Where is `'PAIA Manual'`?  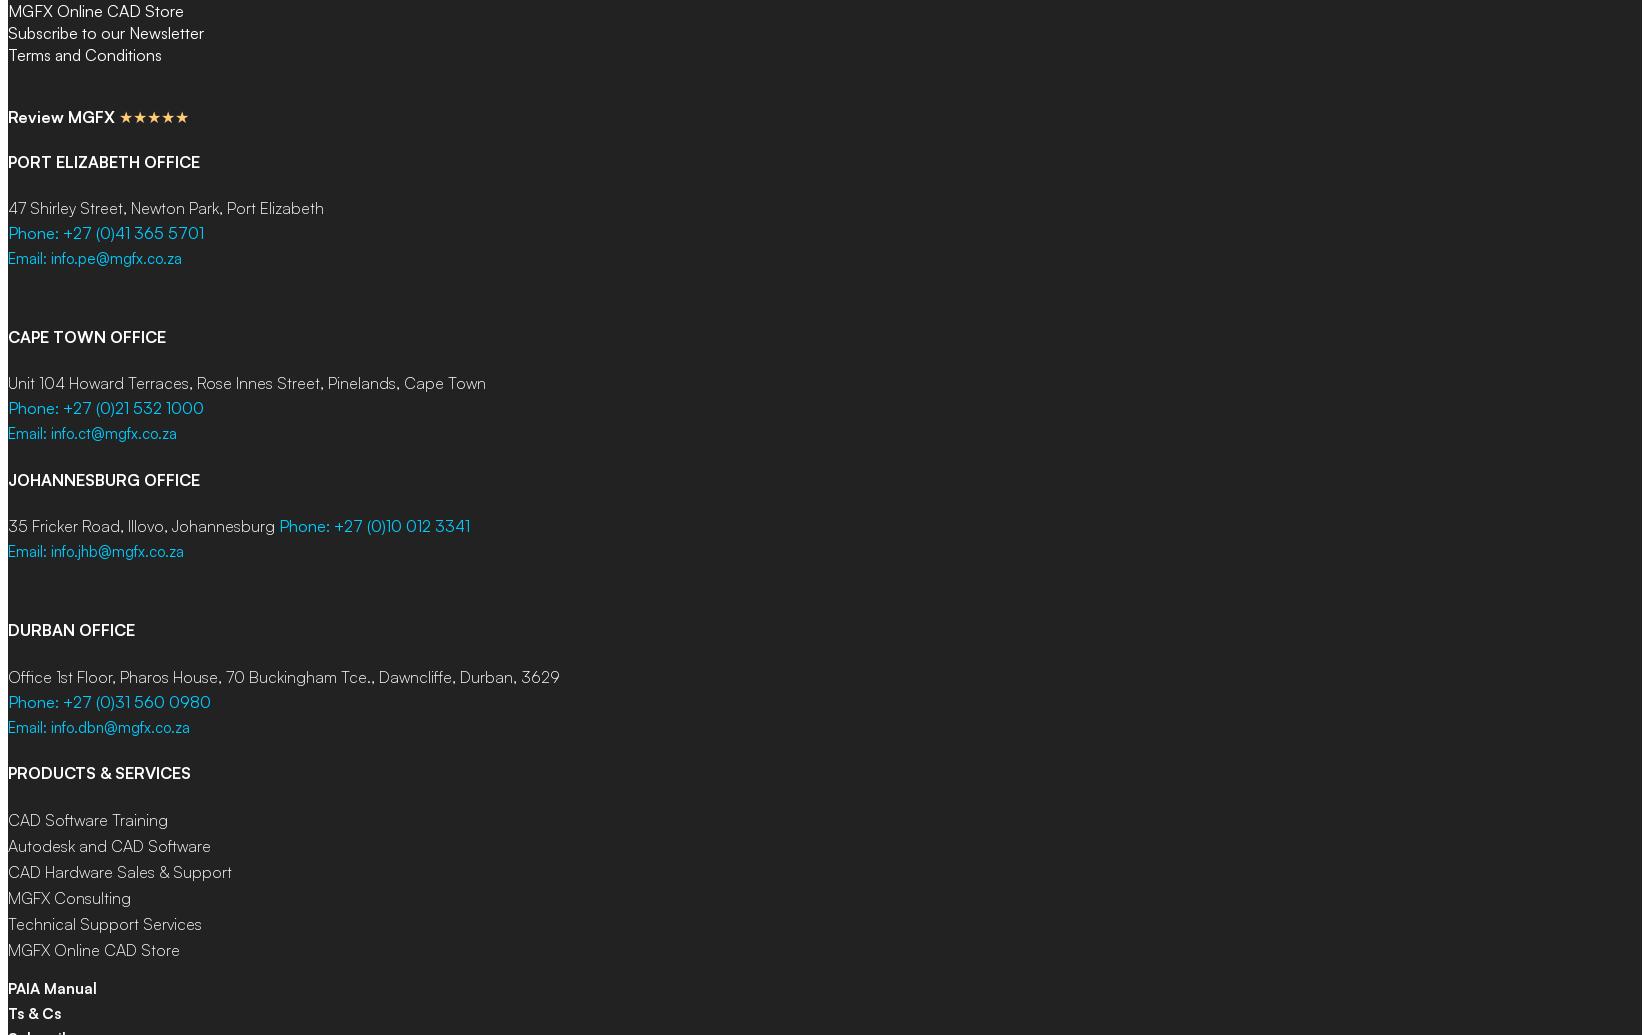 'PAIA Manual' is located at coordinates (52, 987).